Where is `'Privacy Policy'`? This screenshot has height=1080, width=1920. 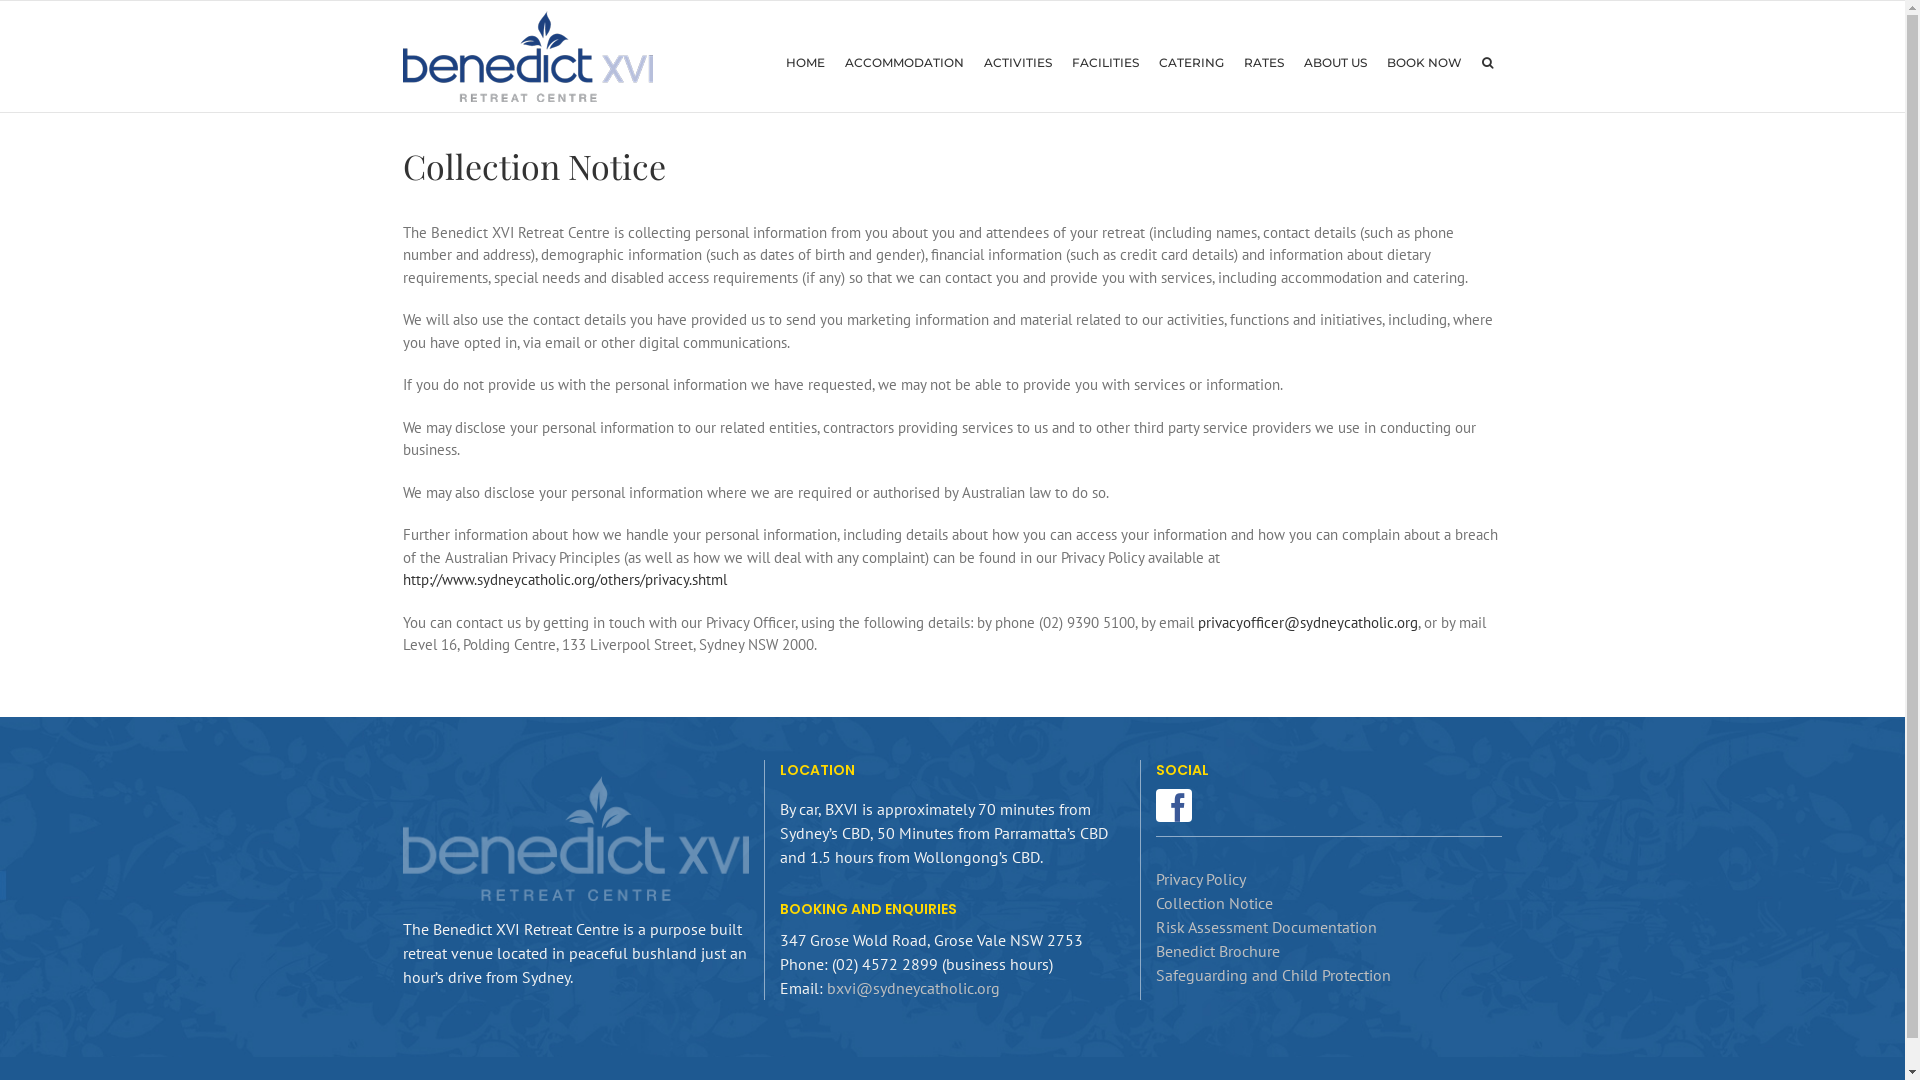 'Privacy Policy' is located at coordinates (1200, 878).